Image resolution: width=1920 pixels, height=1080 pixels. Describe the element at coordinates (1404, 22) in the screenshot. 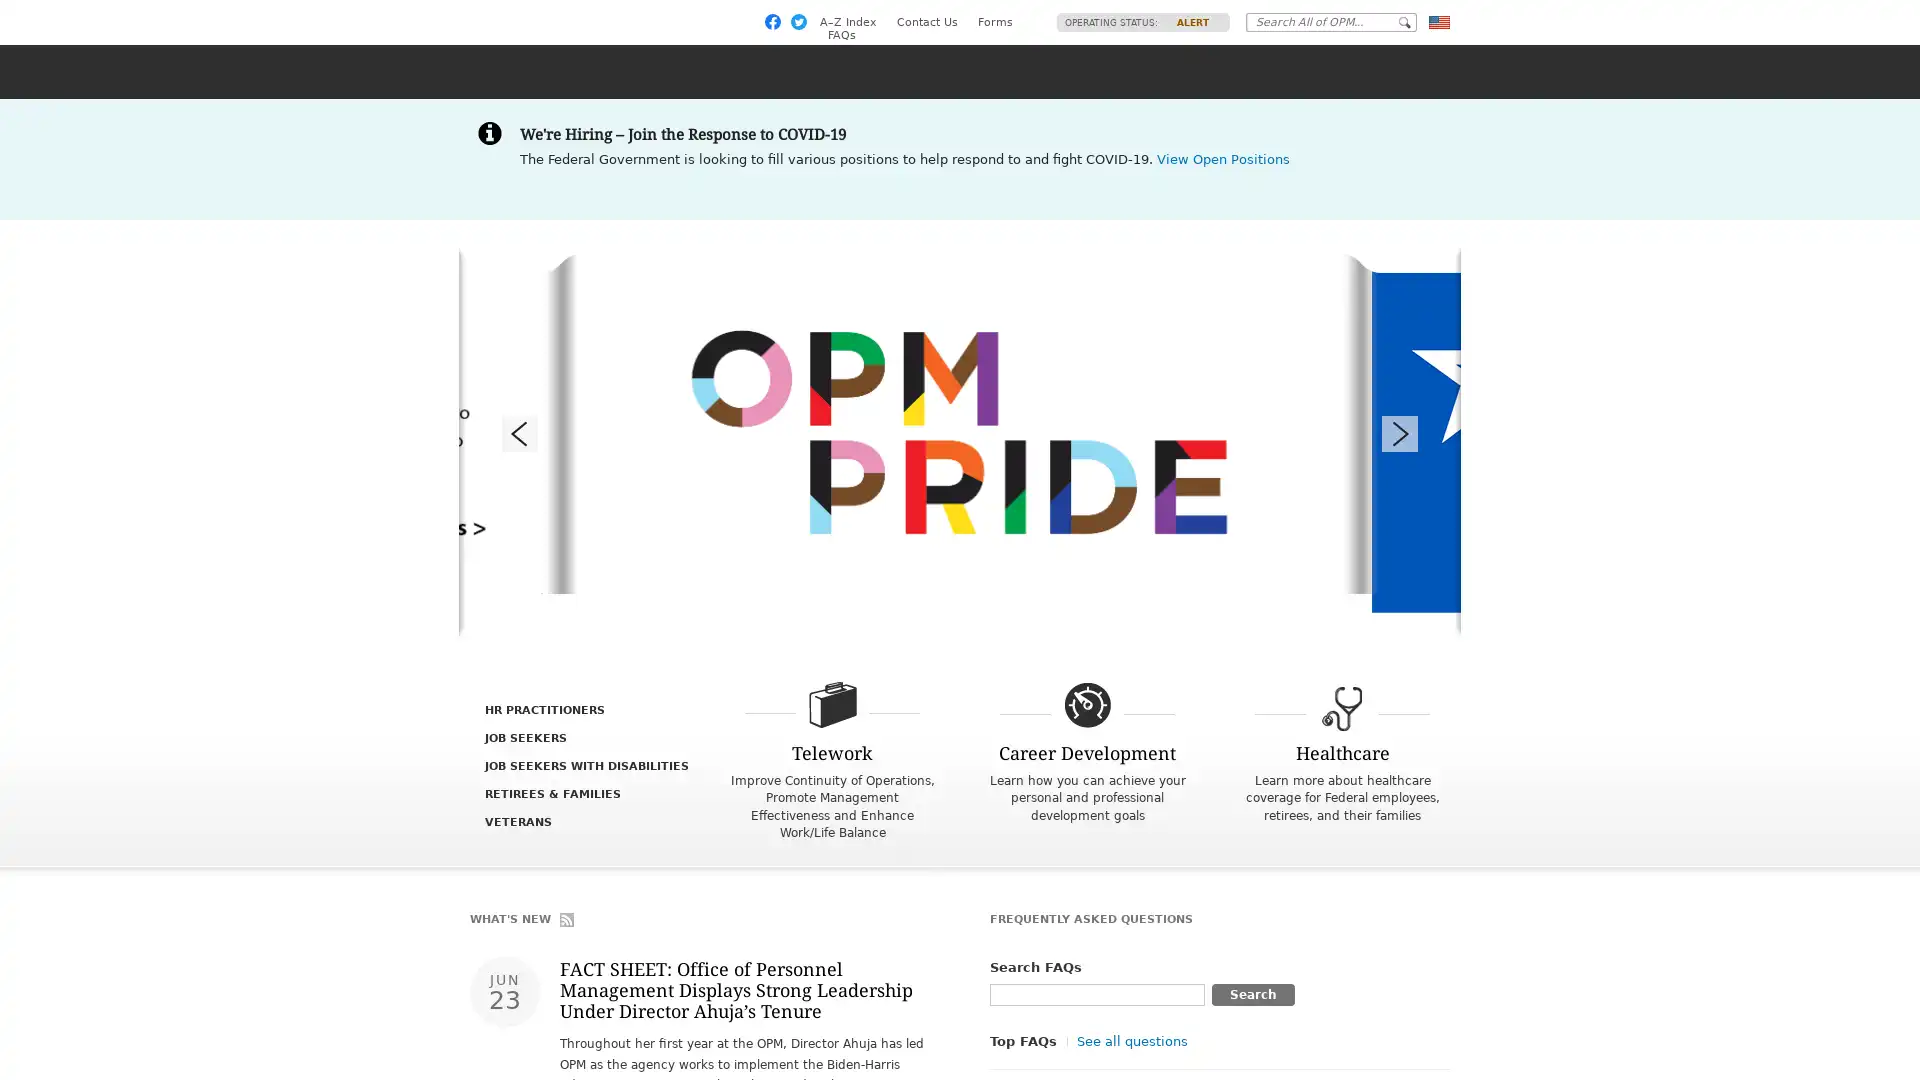

I see `Go` at that location.